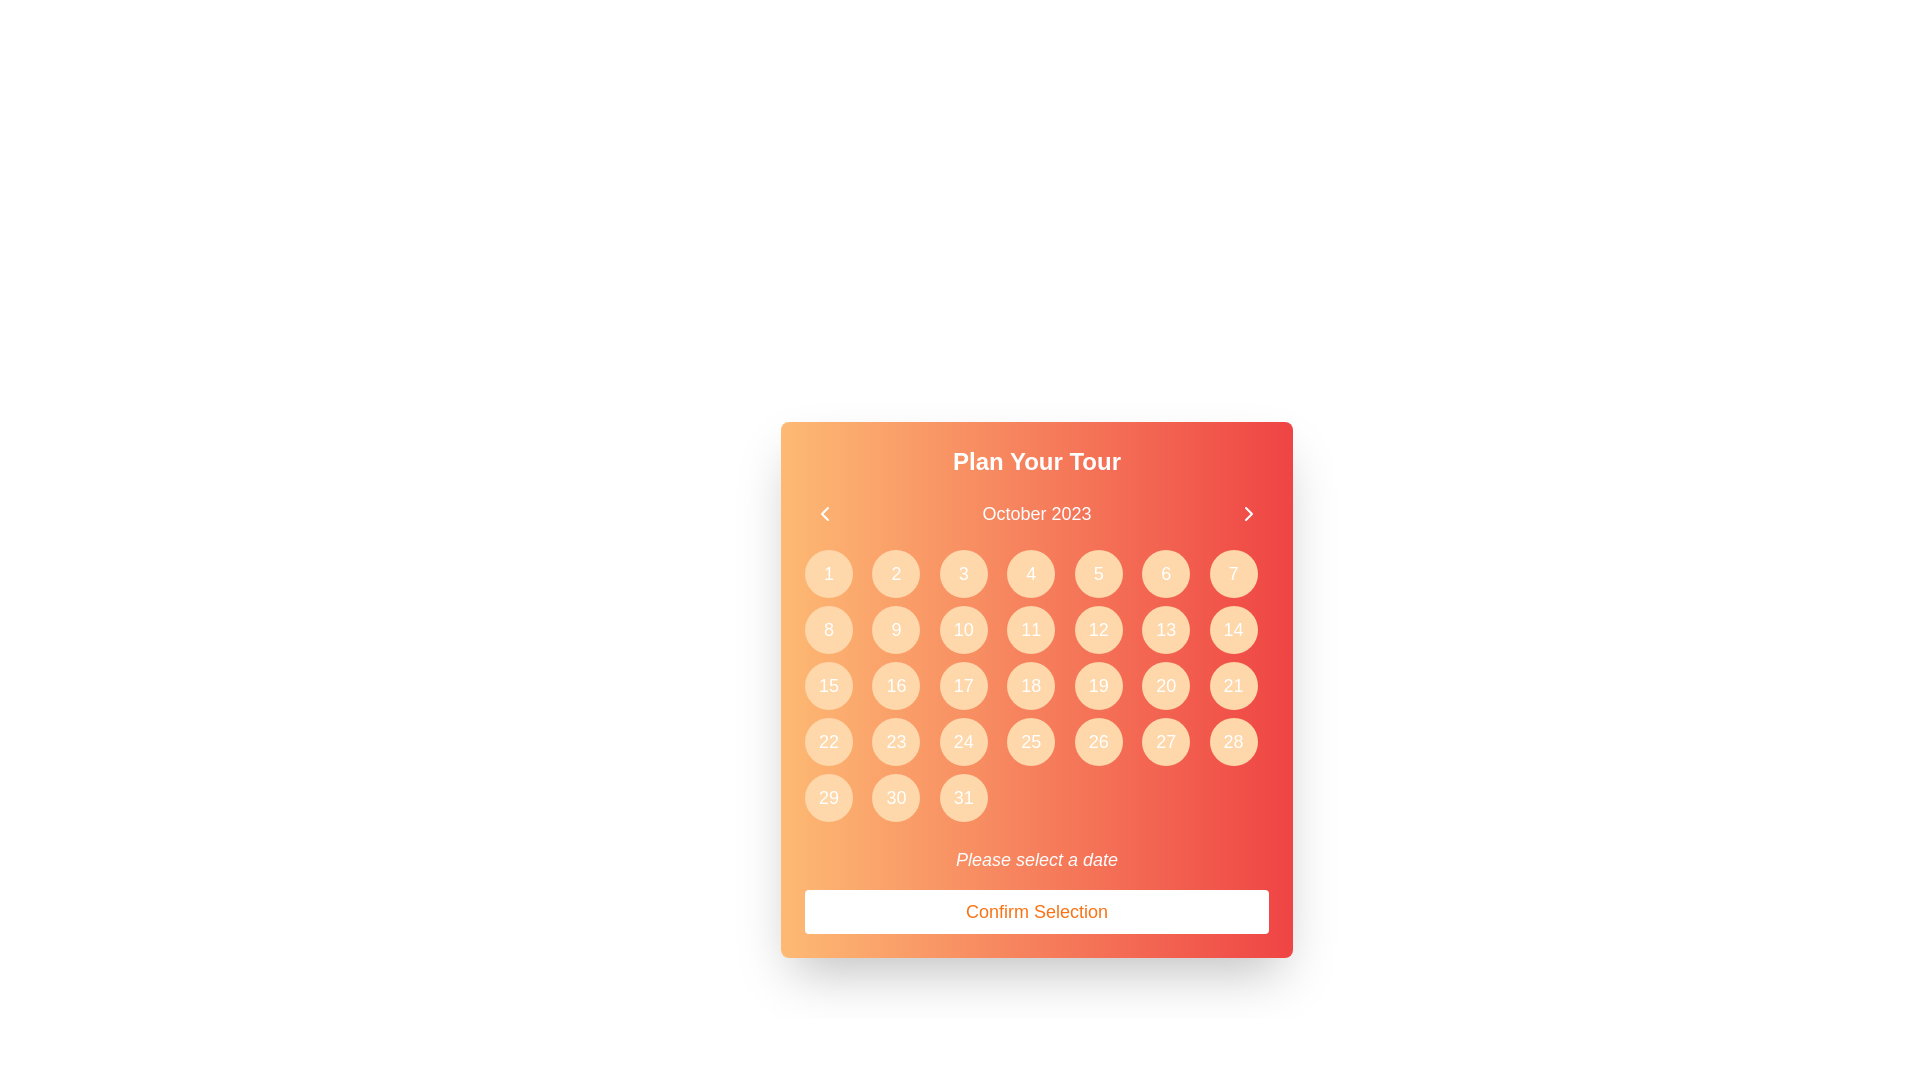 The height and width of the screenshot is (1080, 1920). Describe the element at coordinates (1097, 741) in the screenshot. I see `the circular button with the numeral '26' that has a light orange background and white text, located in the sixth column and fourth row of the calendar grid` at that location.